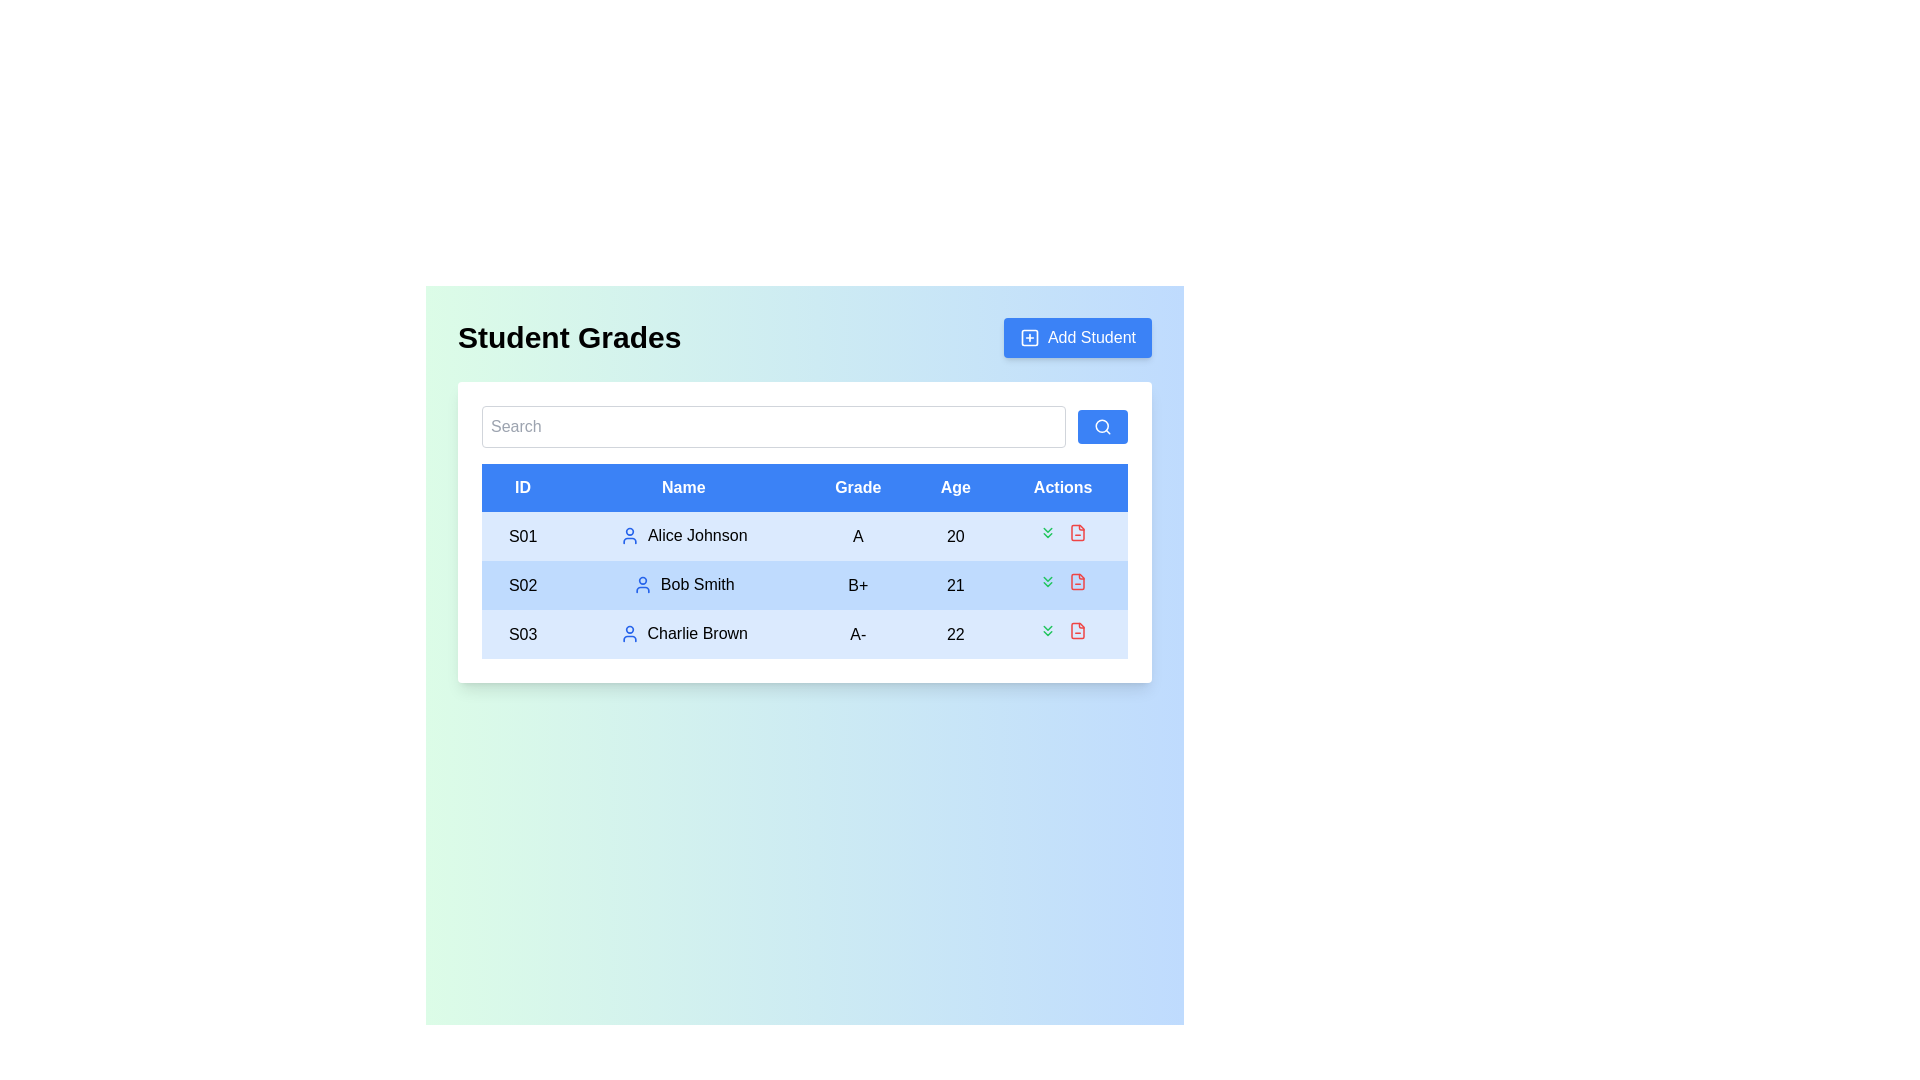 The image size is (1920, 1080). What do you see at coordinates (523, 535) in the screenshot?
I see `the text label displaying 'S01' in black, located in the 'ID' column header of the table, under the name 'Alice Johnson'` at bounding box center [523, 535].